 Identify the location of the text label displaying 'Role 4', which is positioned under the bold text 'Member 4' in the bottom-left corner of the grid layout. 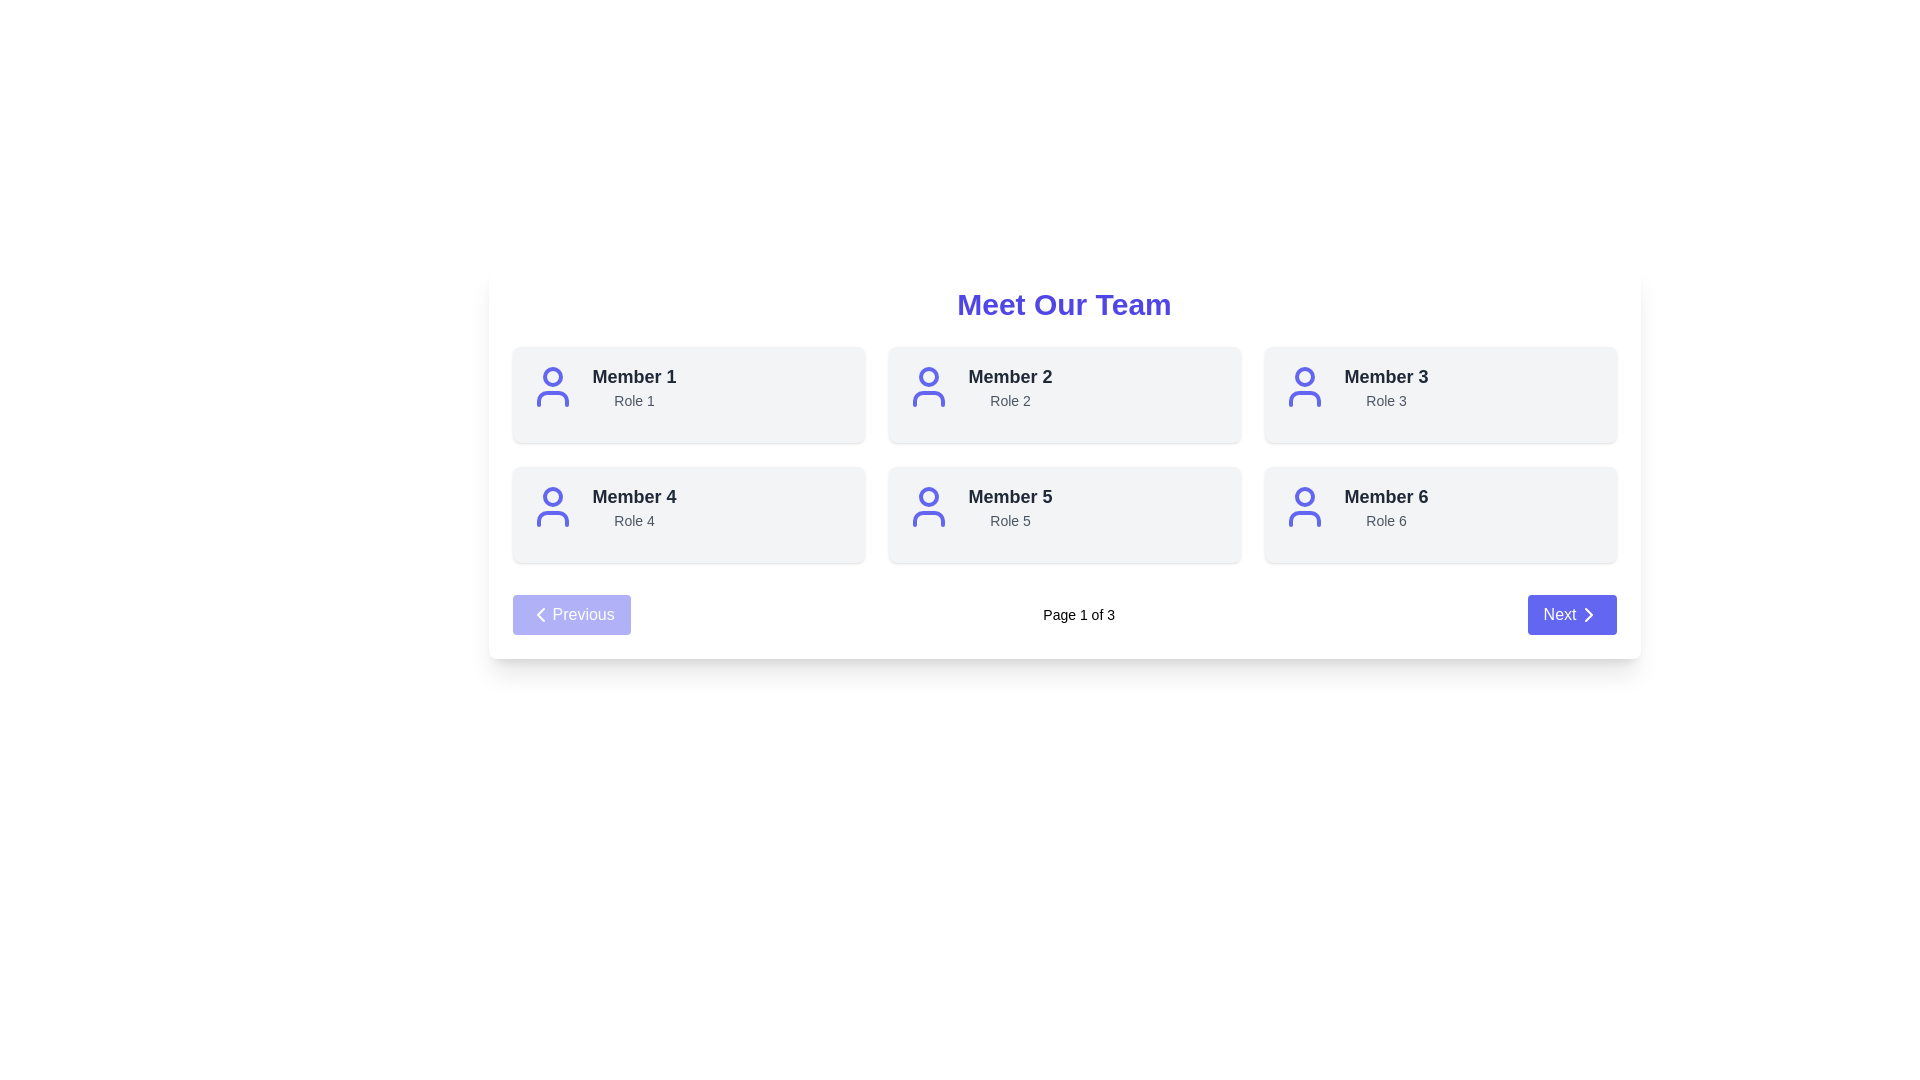
(633, 519).